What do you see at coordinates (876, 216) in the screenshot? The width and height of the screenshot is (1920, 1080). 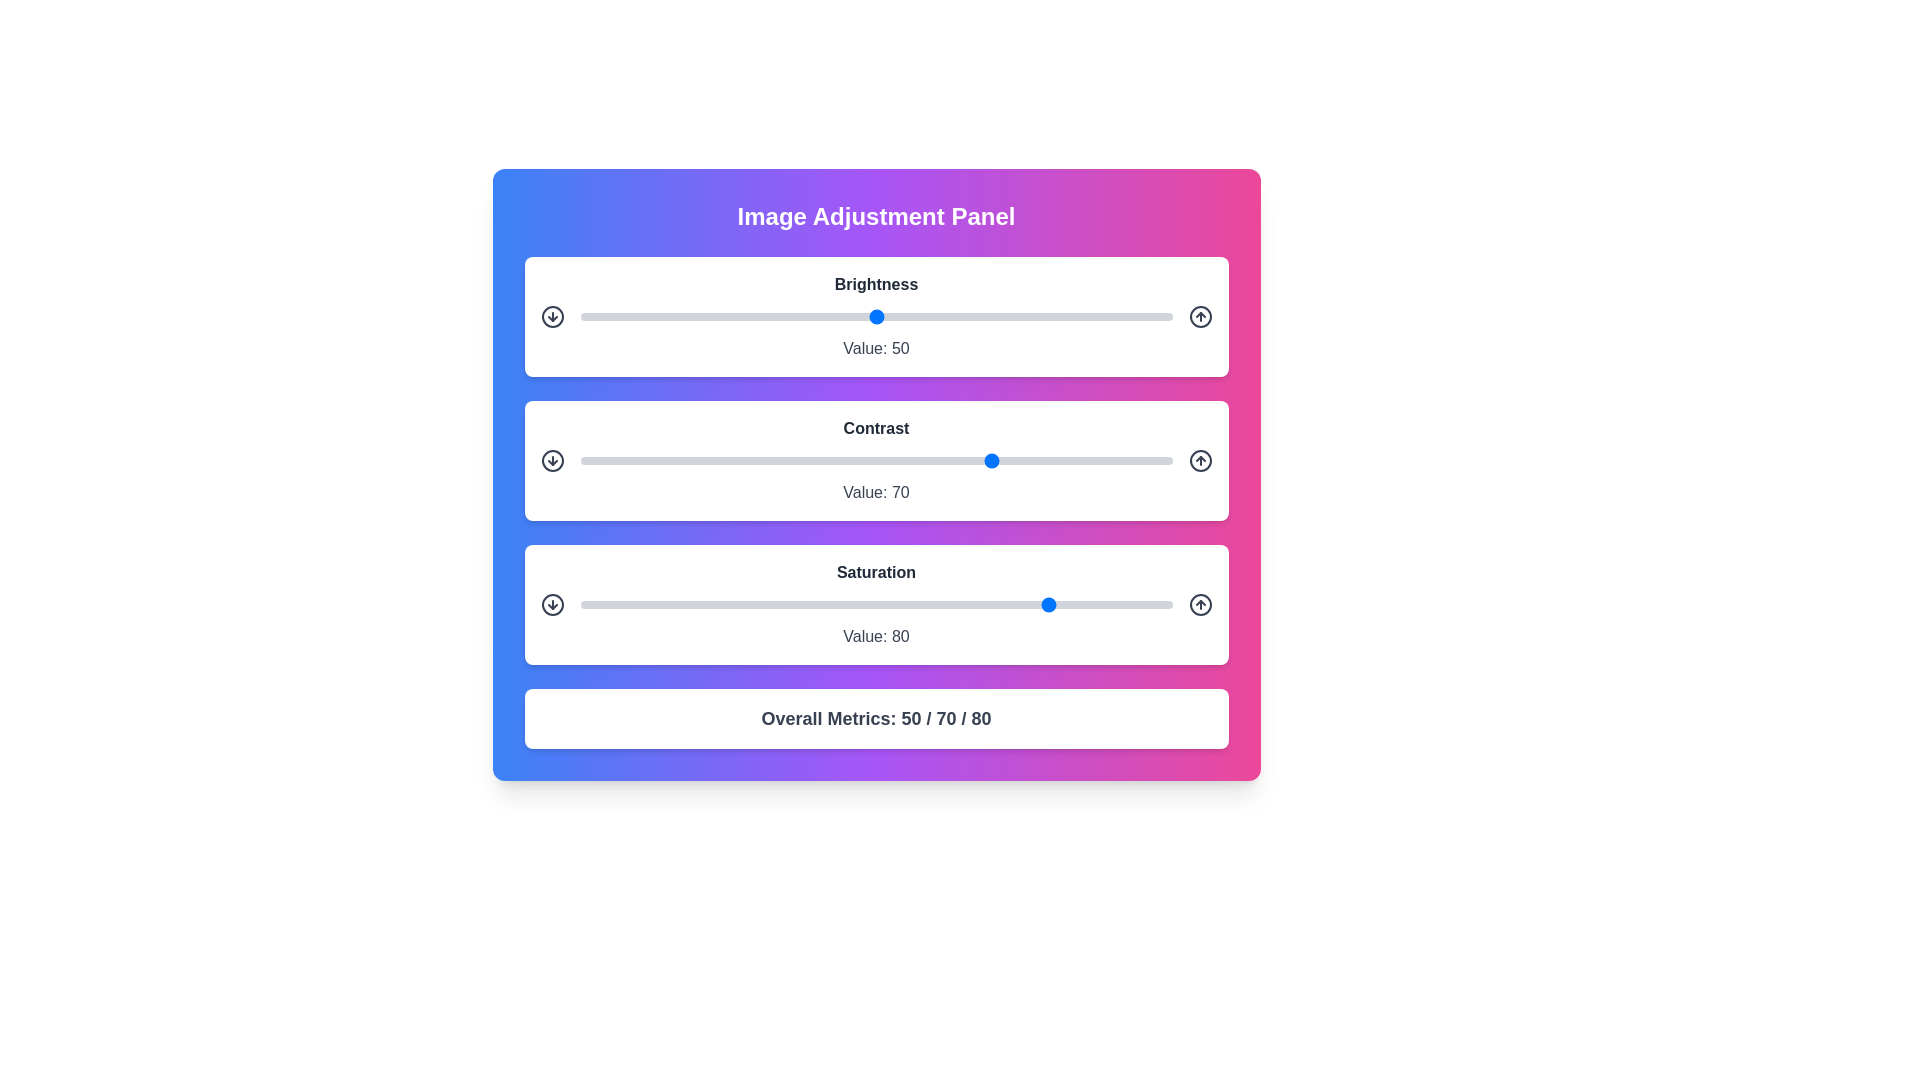 I see `the header labeled 'Image Adjustment Panel' which is styled in bold white text and centered within a gradient background` at bounding box center [876, 216].